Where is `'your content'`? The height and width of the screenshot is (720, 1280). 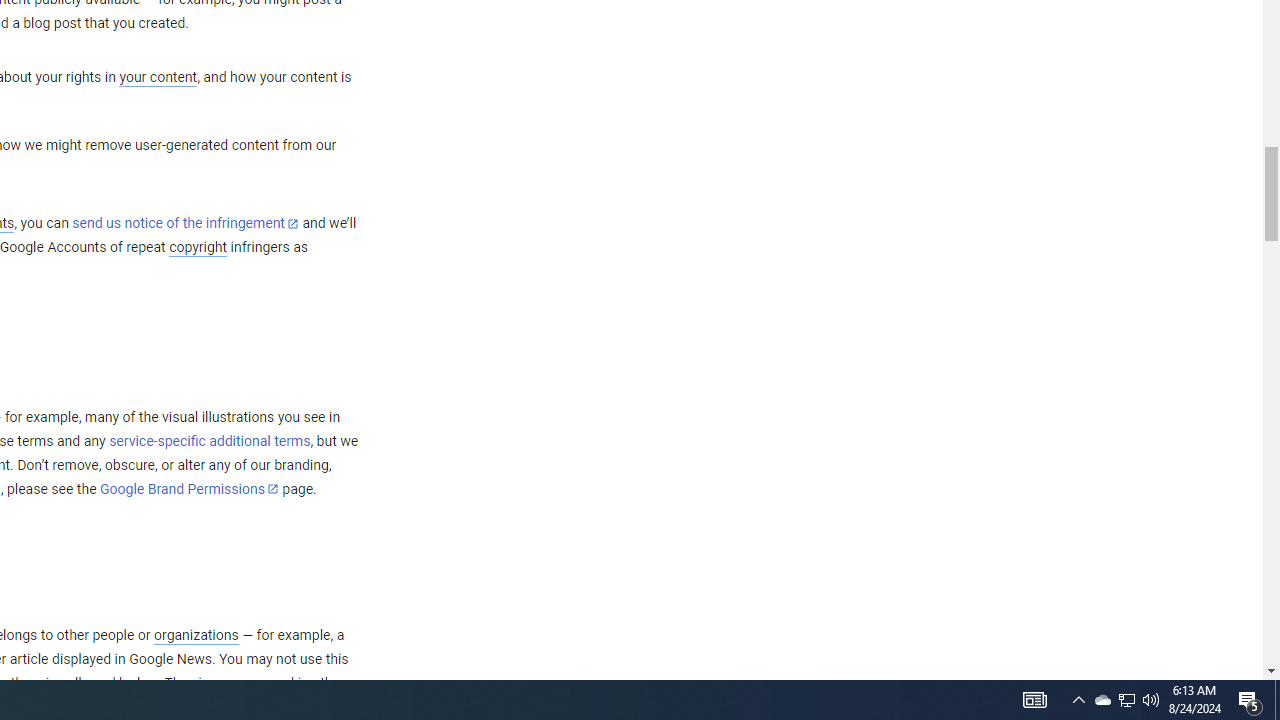 'your content' is located at coordinates (157, 77).